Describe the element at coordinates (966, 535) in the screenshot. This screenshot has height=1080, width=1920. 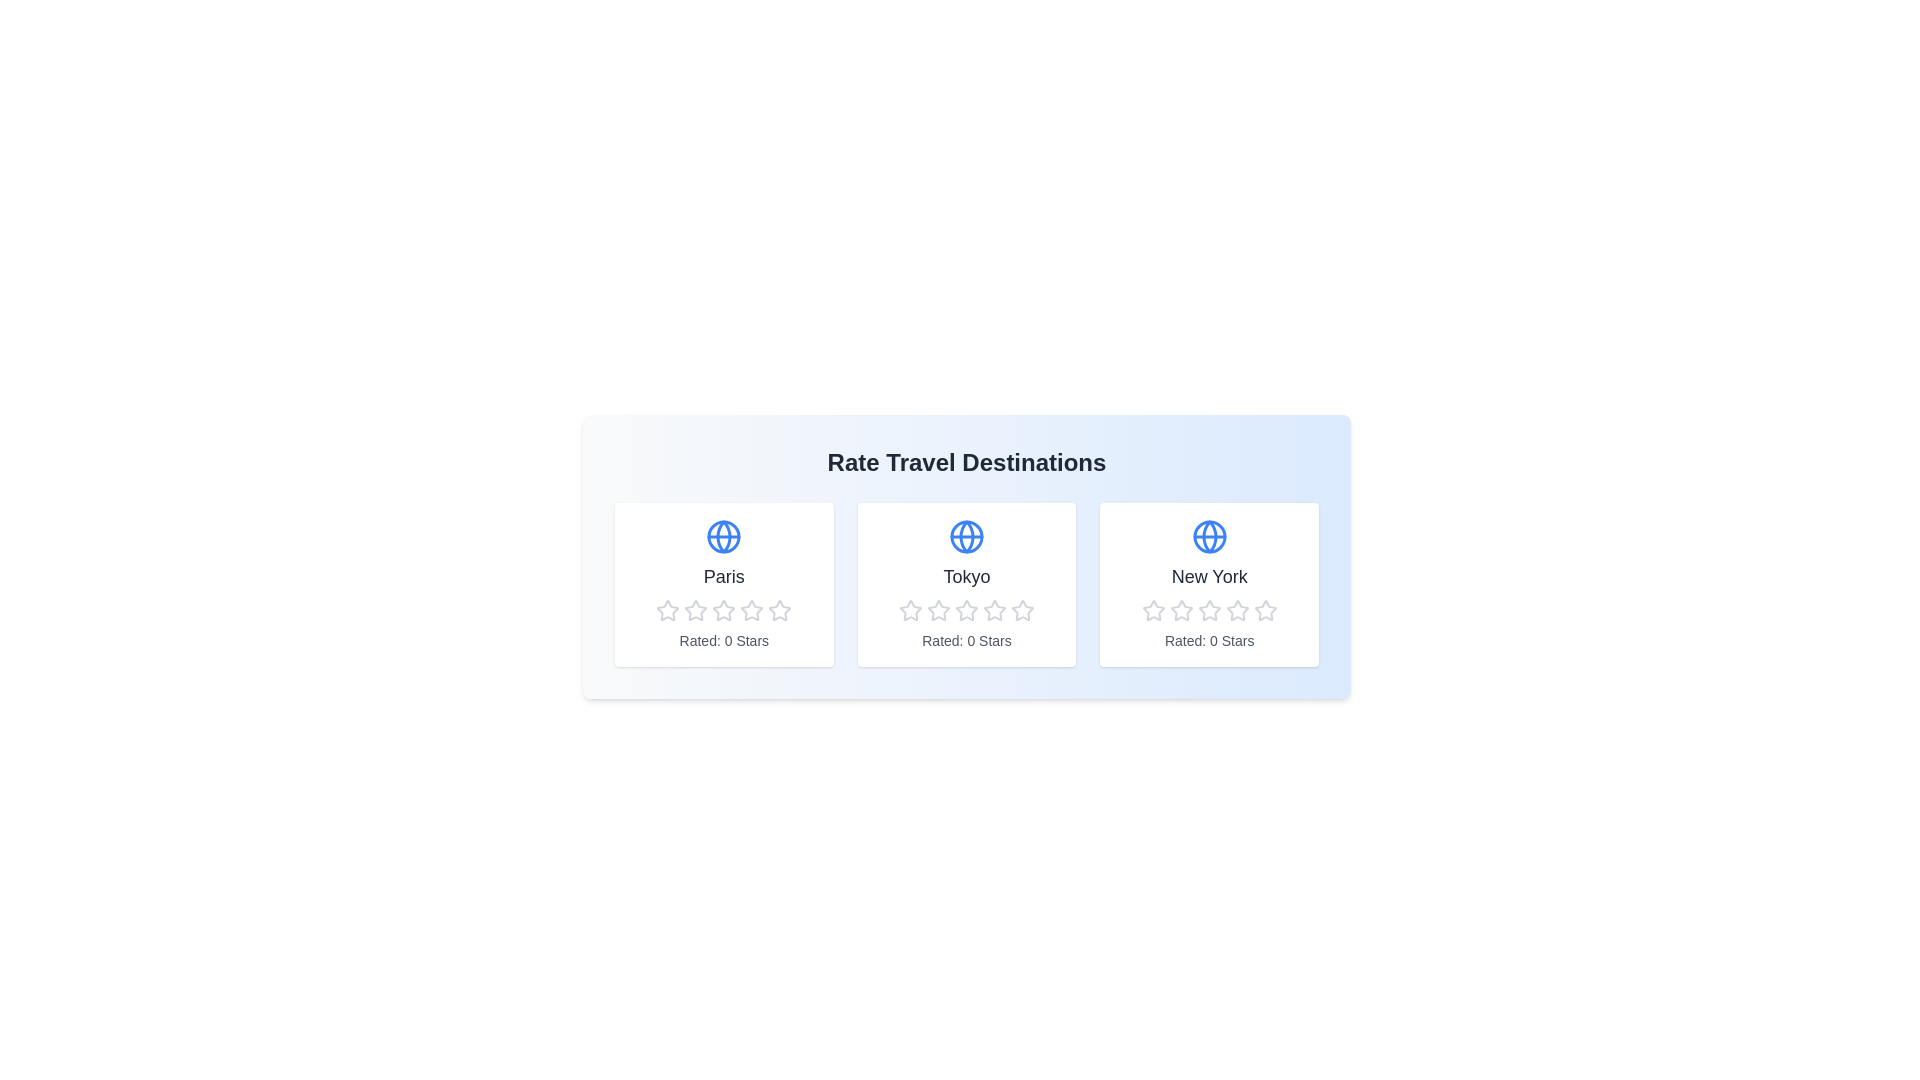
I see `the globe icon for the destination Tokyo` at that location.